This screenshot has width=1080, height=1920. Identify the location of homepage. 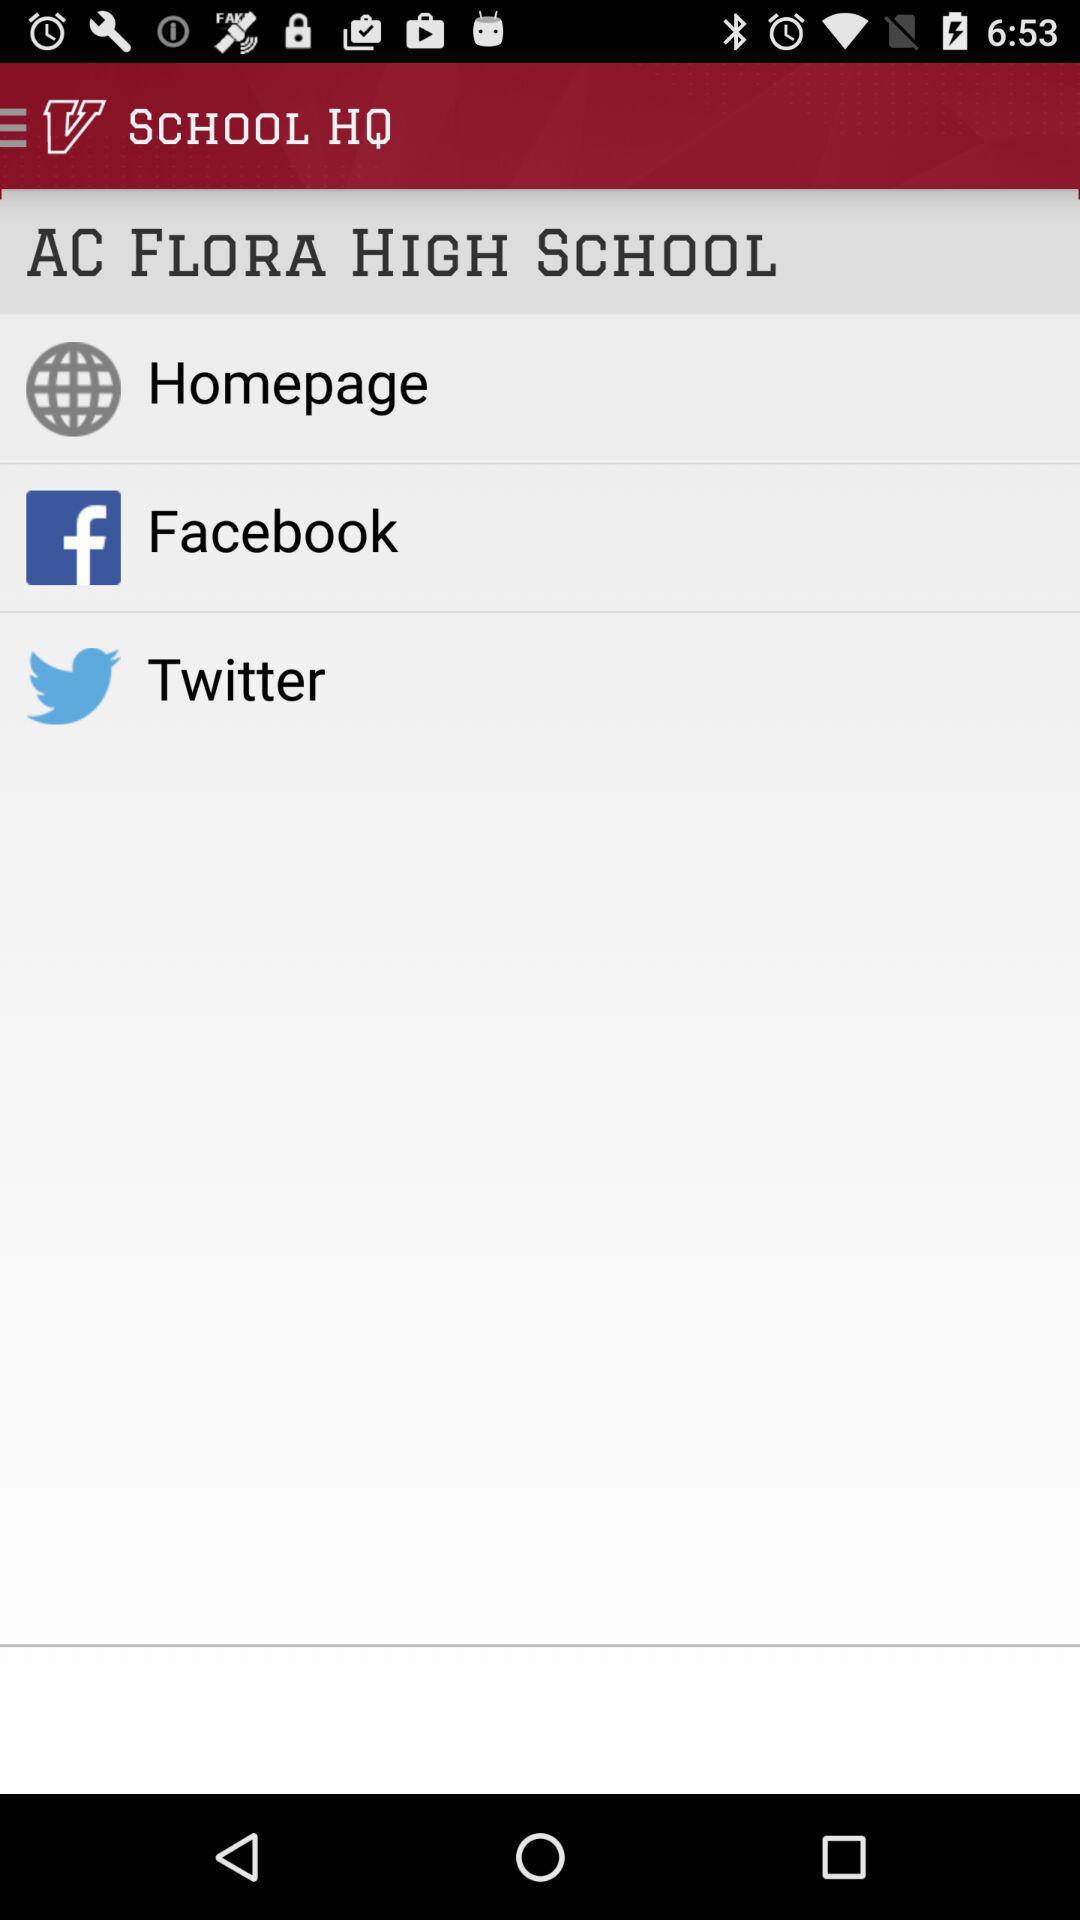
(599, 380).